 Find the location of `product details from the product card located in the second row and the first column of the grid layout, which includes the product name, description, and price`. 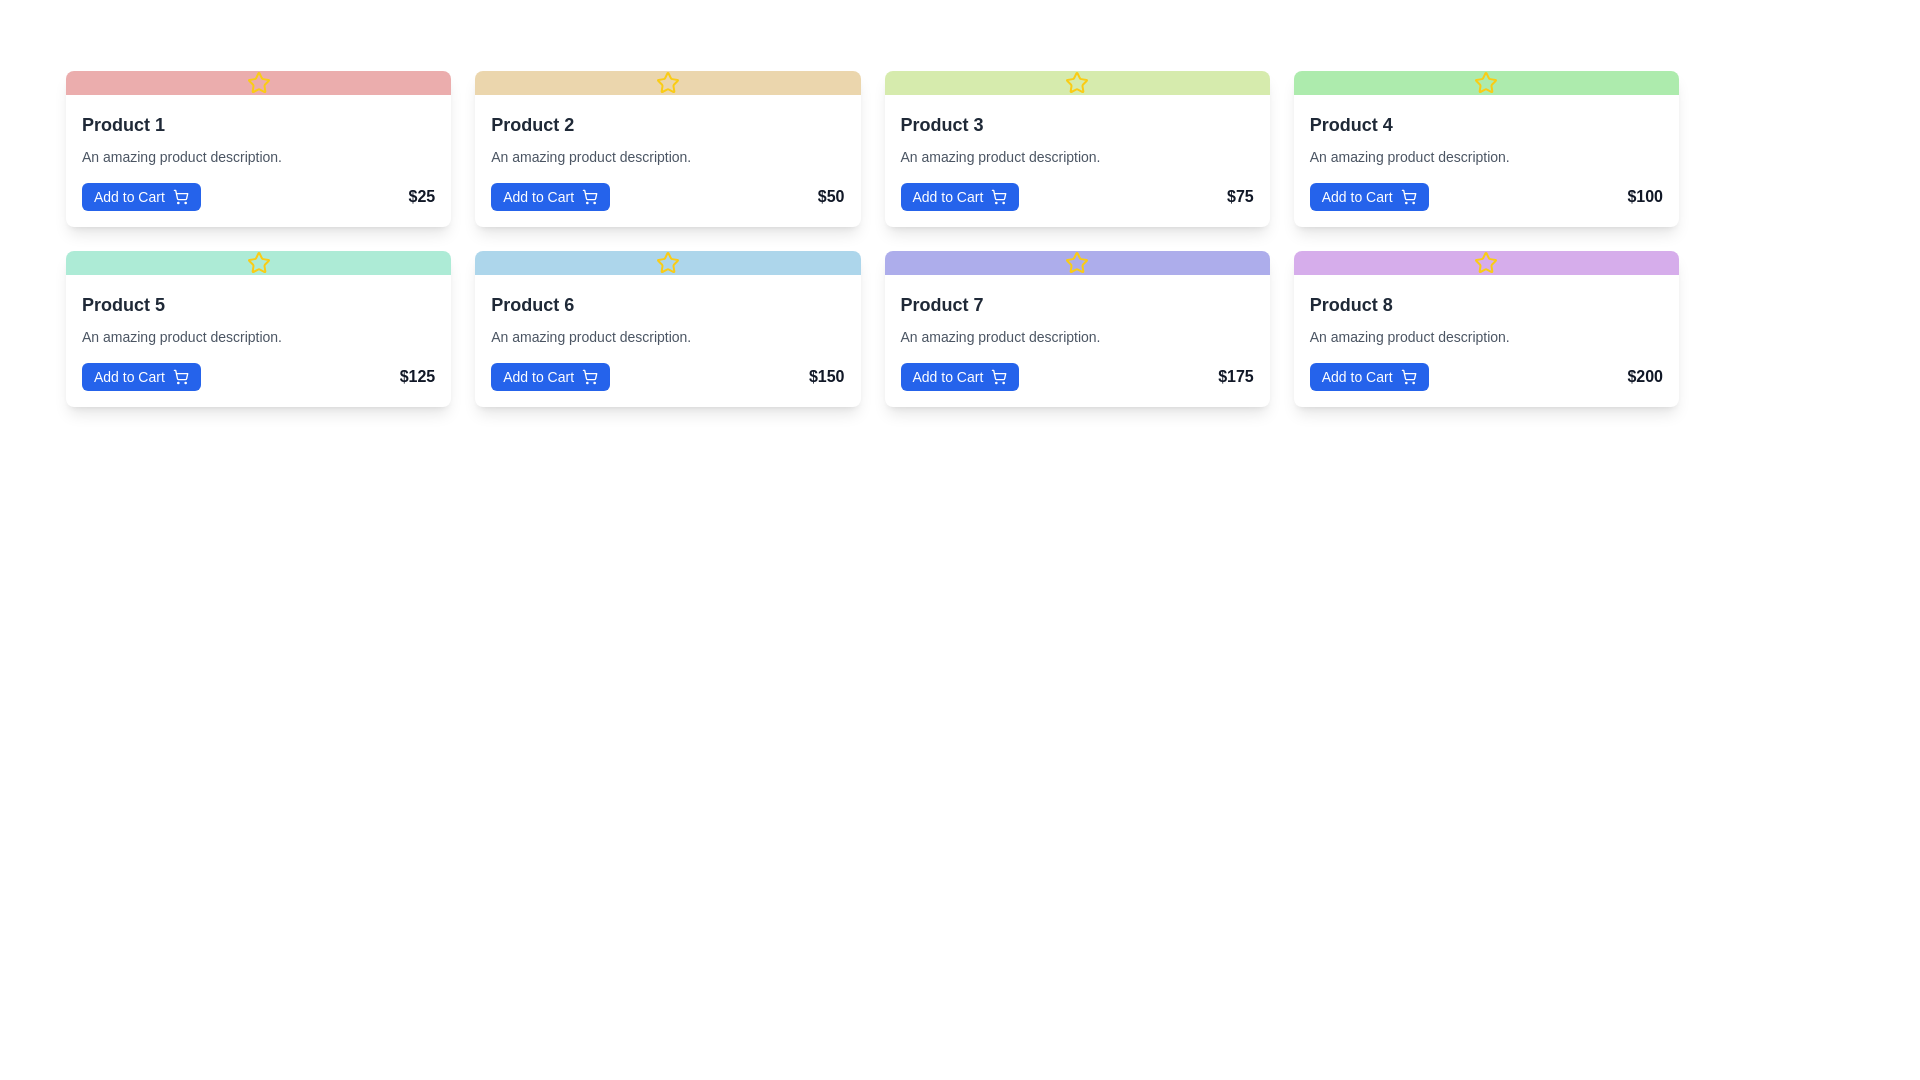

product details from the product card located in the second row and the first column of the grid layout, which includes the product name, description, and price is located at coordinates (257, 327).